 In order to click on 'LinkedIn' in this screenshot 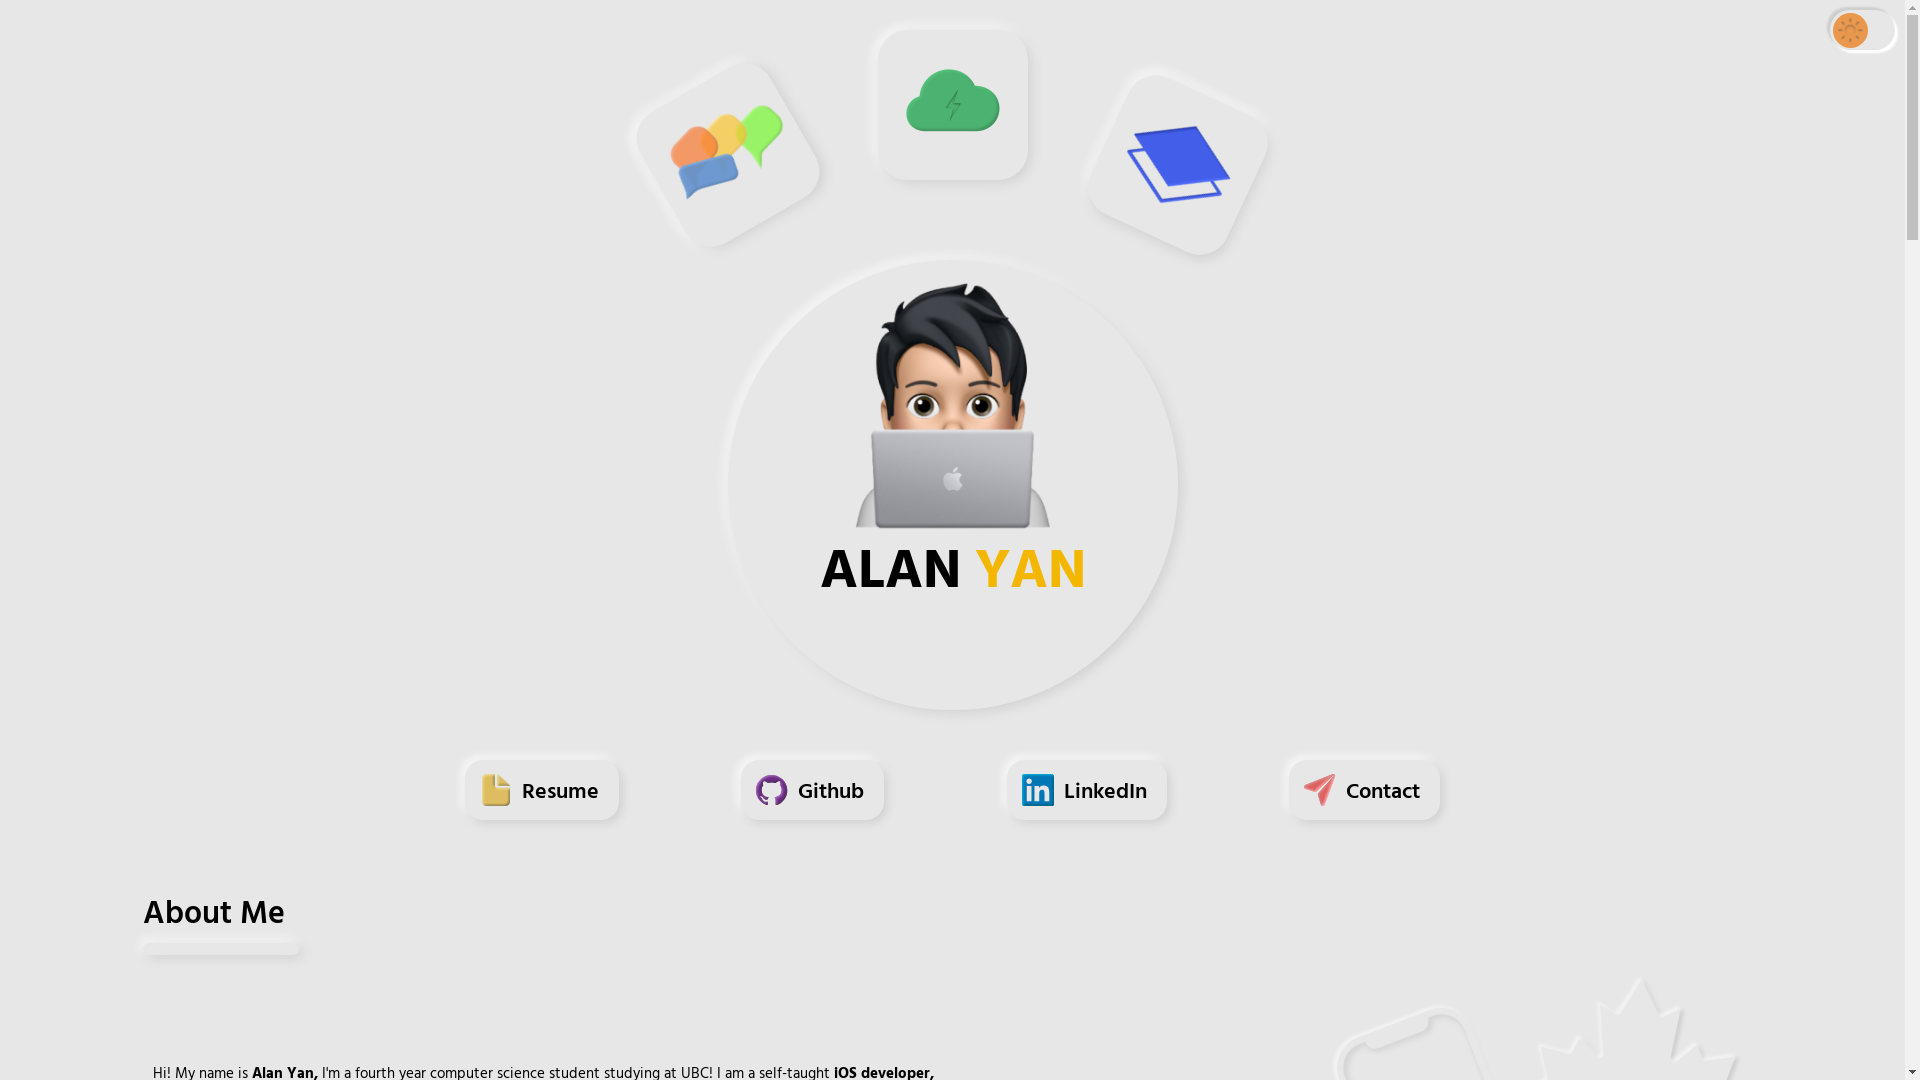, I will do `click(1085, 798)`.